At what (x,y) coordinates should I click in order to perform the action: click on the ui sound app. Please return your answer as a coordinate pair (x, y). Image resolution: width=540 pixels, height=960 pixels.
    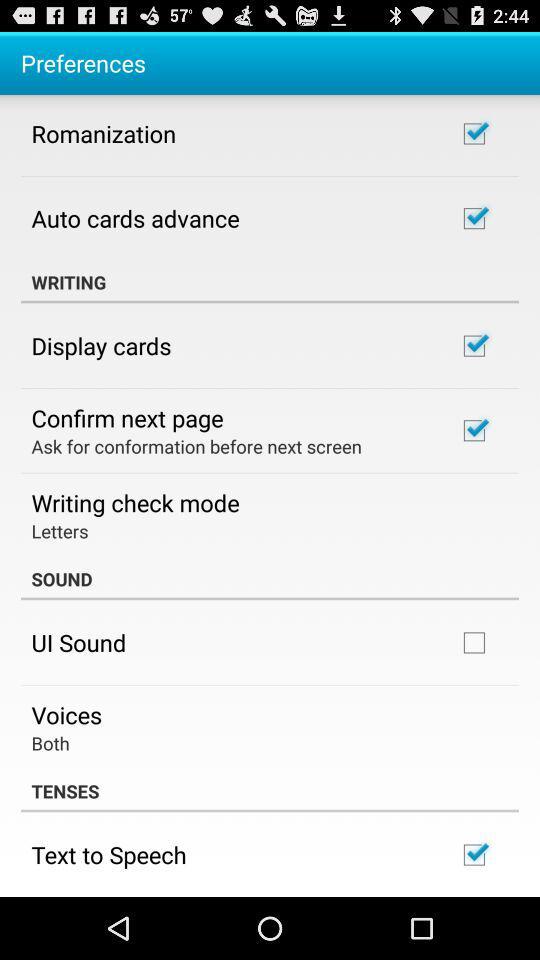
    Looking at the image, I should click on (77, 641).